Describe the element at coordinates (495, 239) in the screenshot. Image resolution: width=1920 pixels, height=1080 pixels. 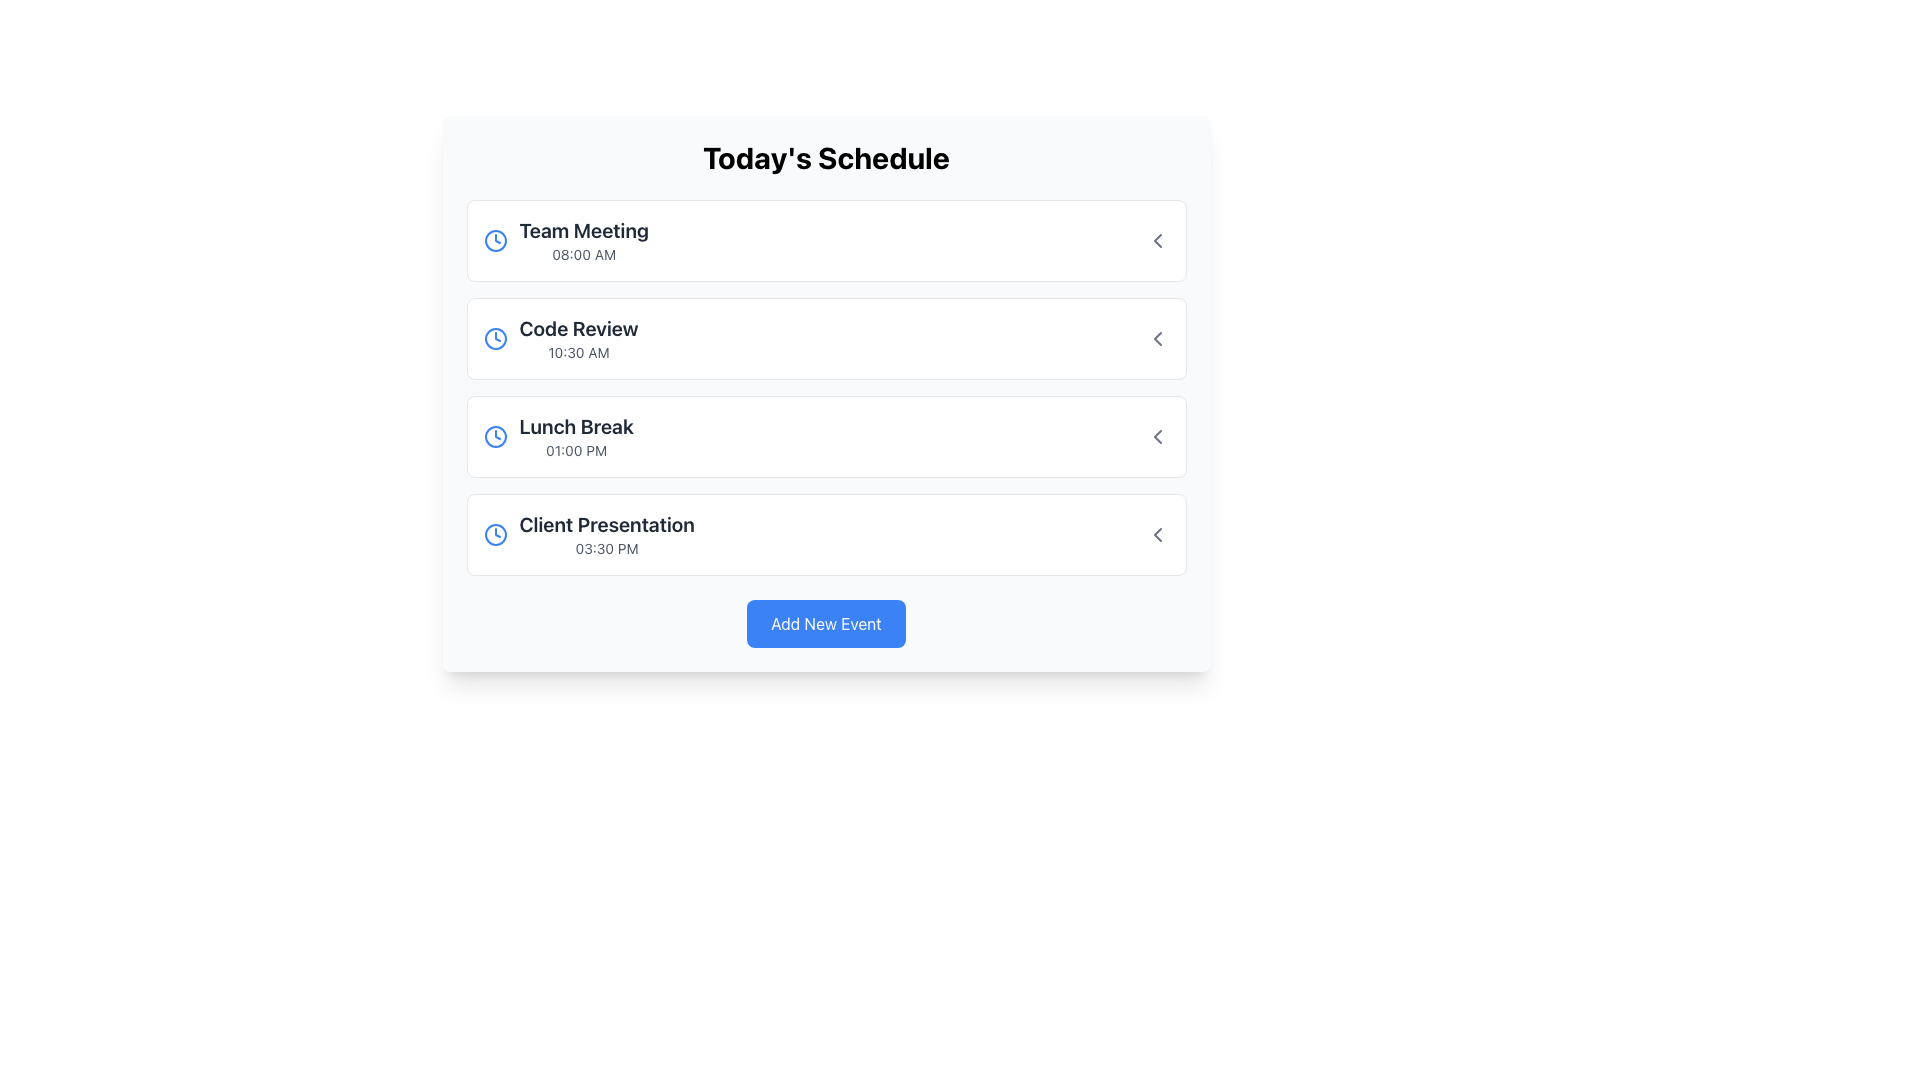
I see `the icon representing the scheduled meeting time of '08:00 AM' located to the left of 'Team Meeting'` at that location.